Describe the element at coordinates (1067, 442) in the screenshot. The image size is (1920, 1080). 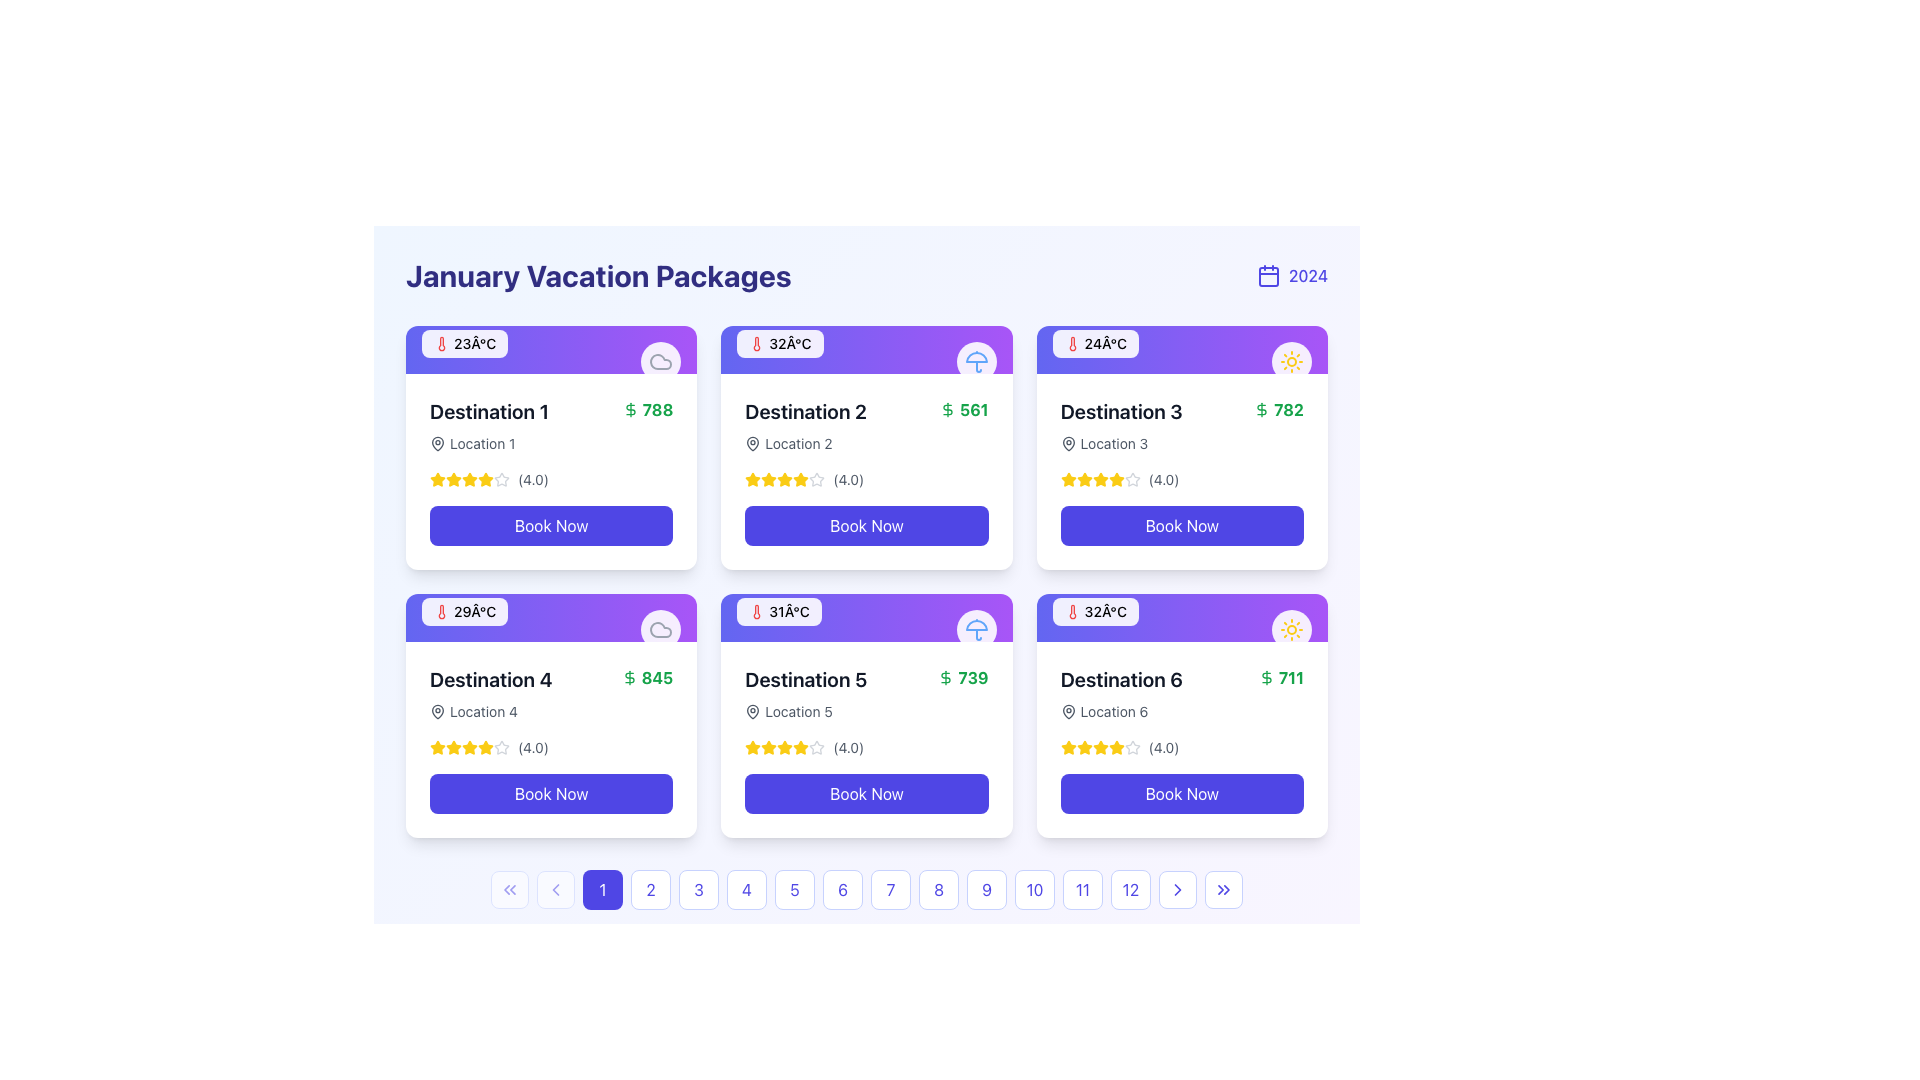
I see `the location pin icon located within the 'Destination 3' card` at that location.